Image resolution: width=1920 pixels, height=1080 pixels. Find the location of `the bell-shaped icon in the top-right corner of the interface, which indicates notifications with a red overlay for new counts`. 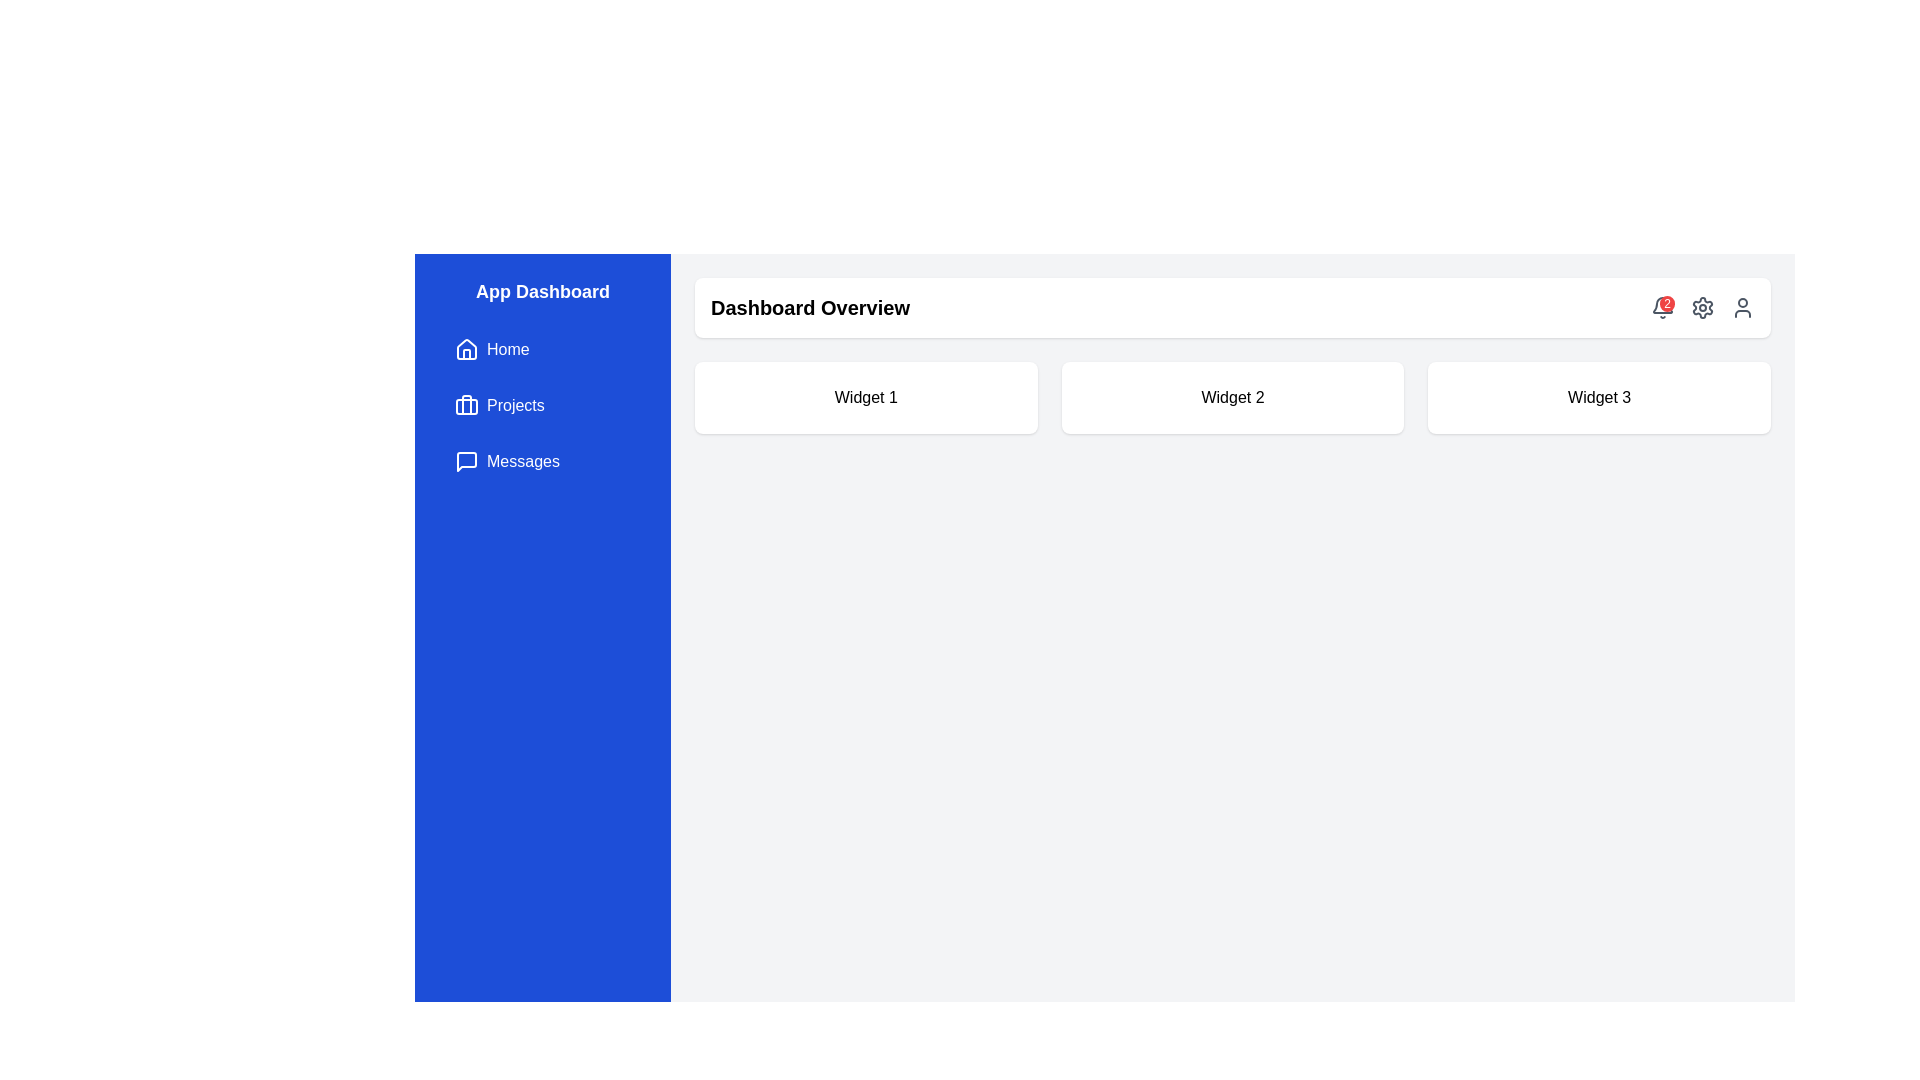

the bell-shaped icon in the top-right corner of the interface, which indicates notifications with a red overlay for new counts is located at coordinates (1662, 305).